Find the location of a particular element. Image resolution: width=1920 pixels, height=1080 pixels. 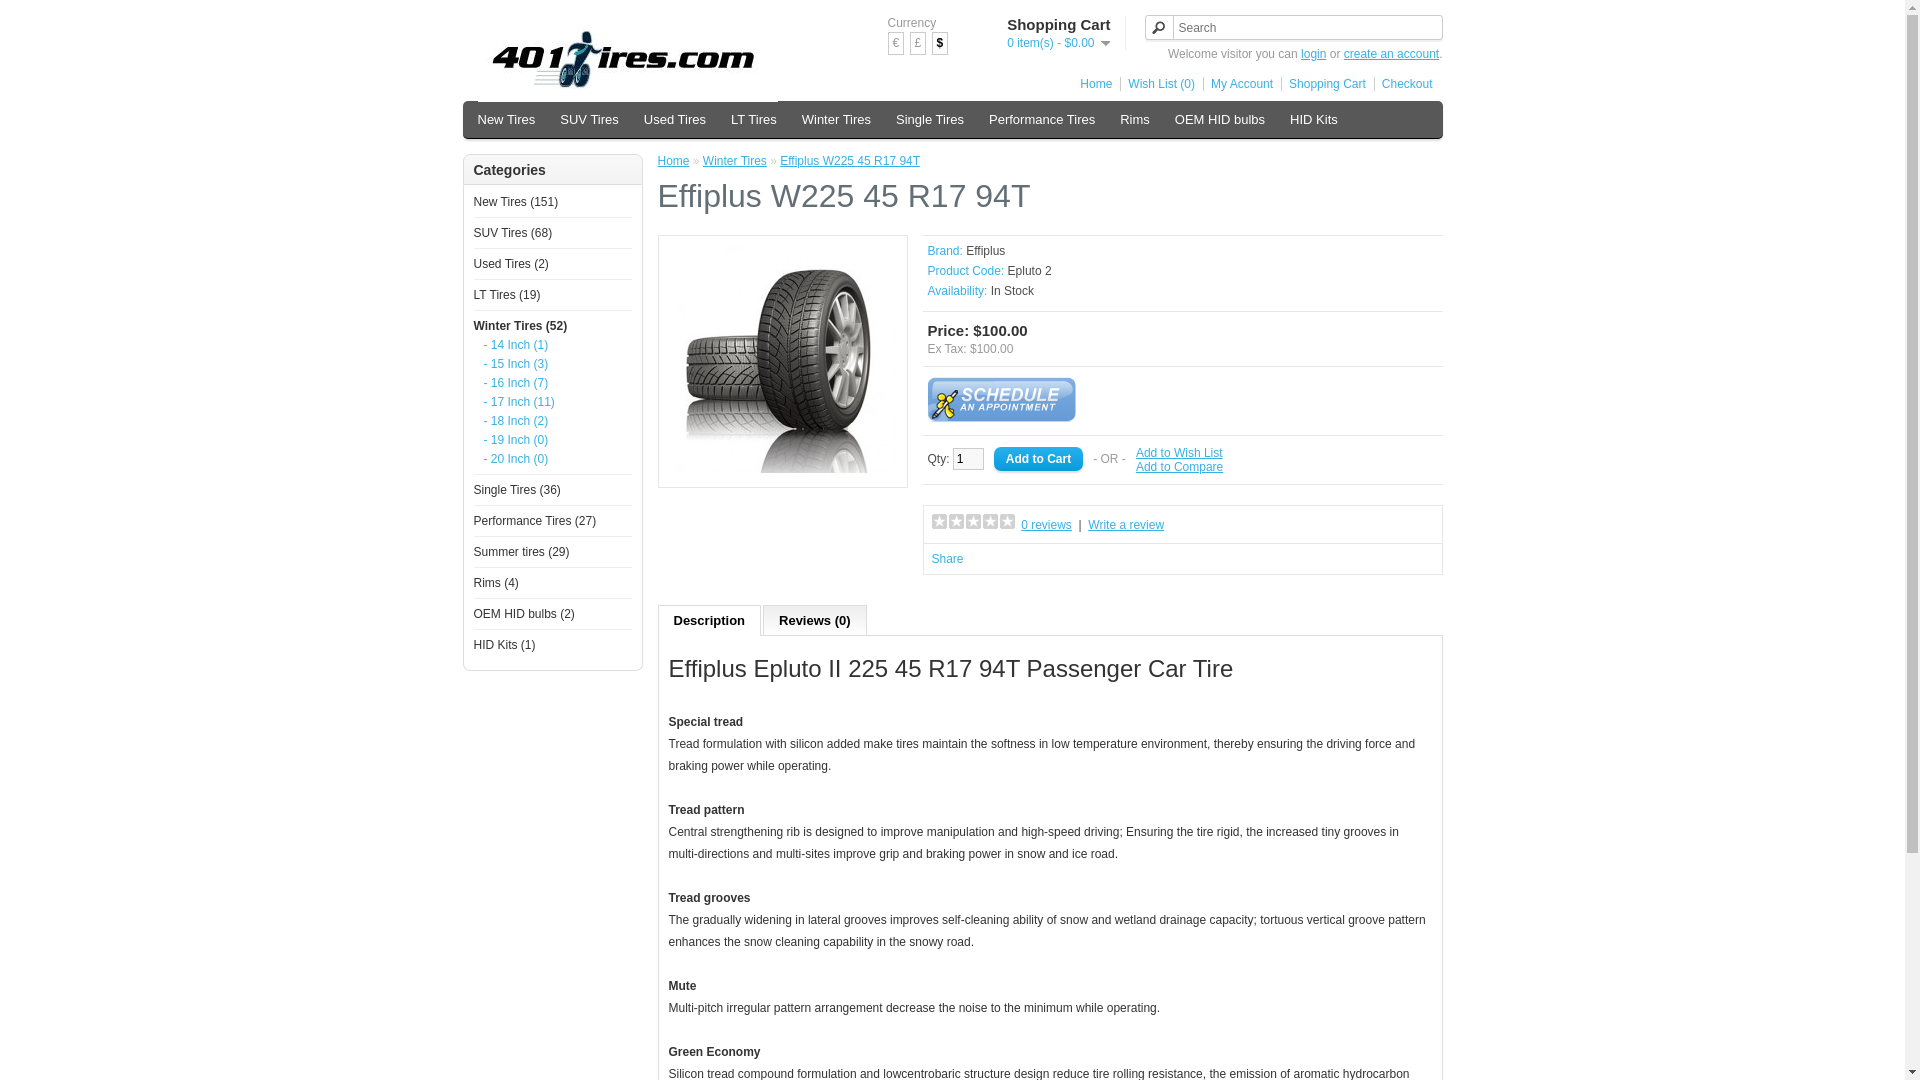

'- 20 Inch (0)' is located at coordinates (551, 459).